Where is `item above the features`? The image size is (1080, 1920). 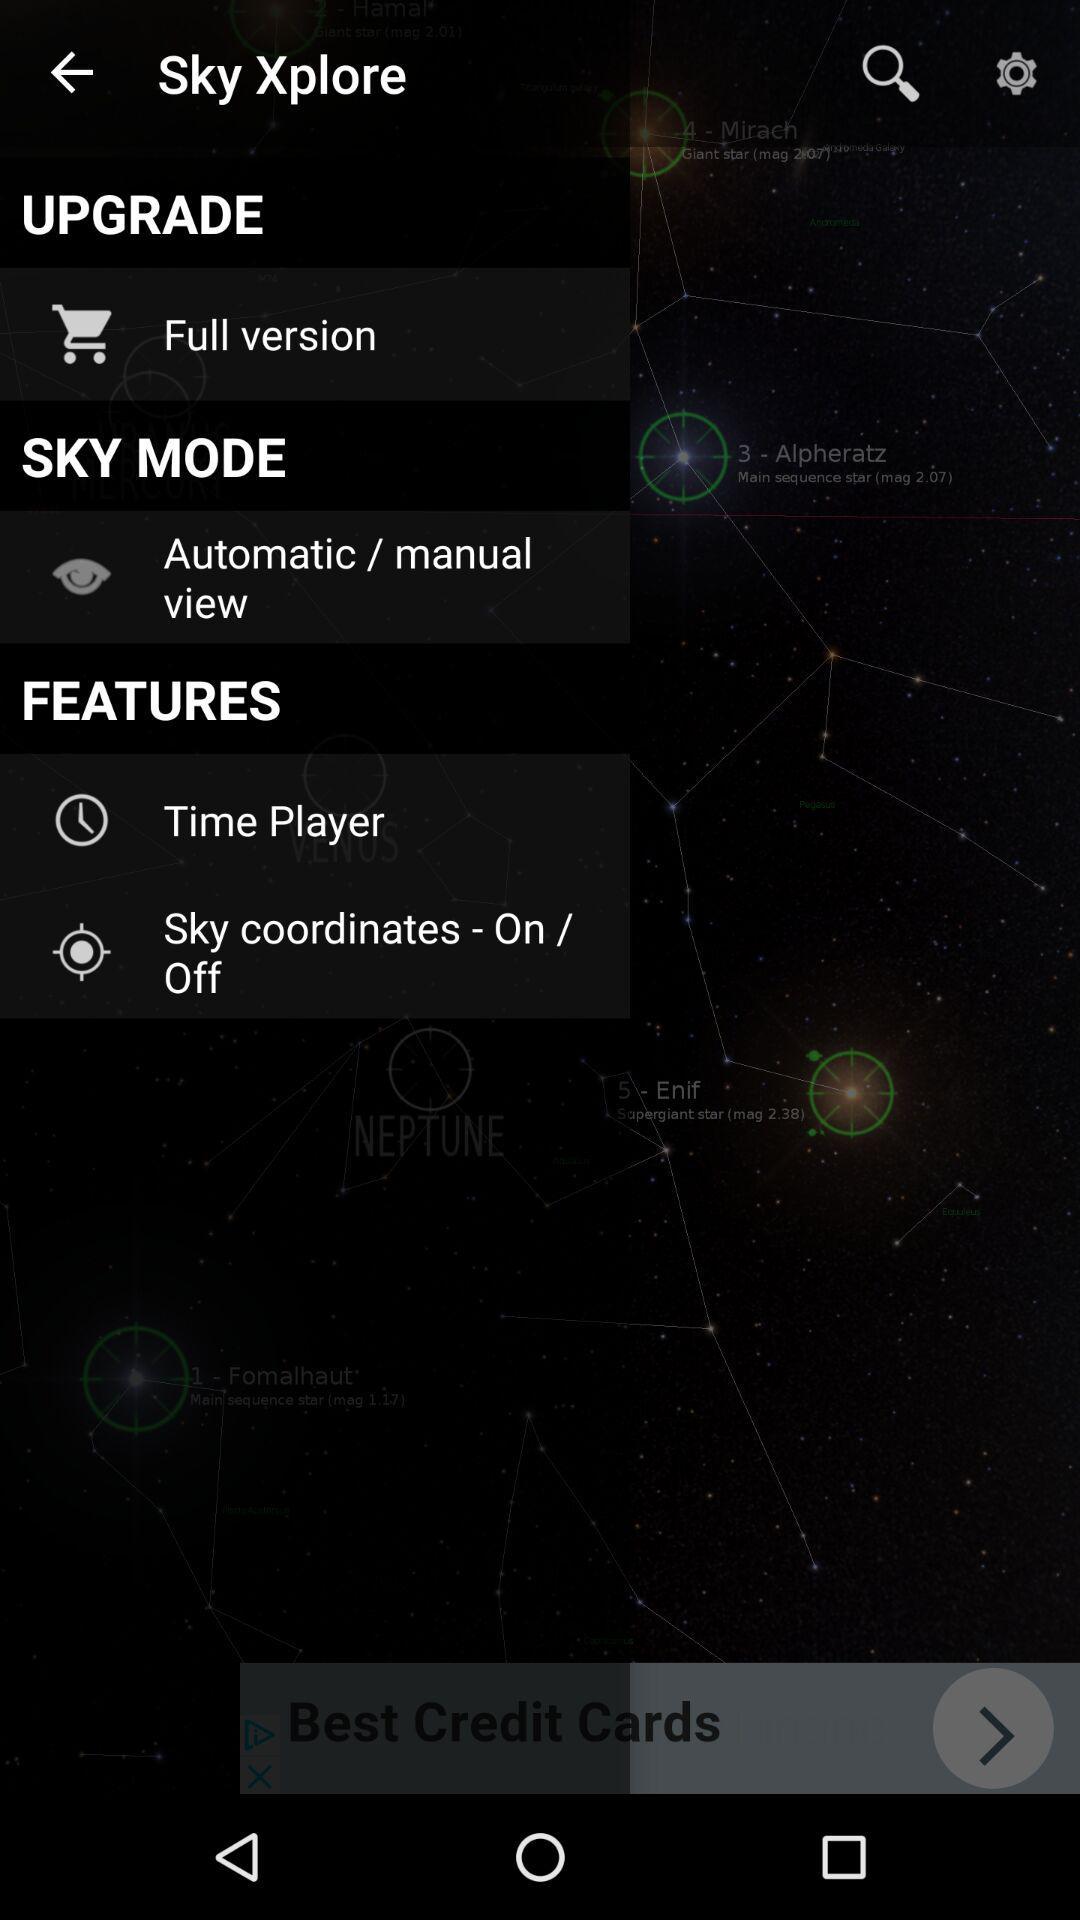 item above the features is located at coordinates (383, 576).